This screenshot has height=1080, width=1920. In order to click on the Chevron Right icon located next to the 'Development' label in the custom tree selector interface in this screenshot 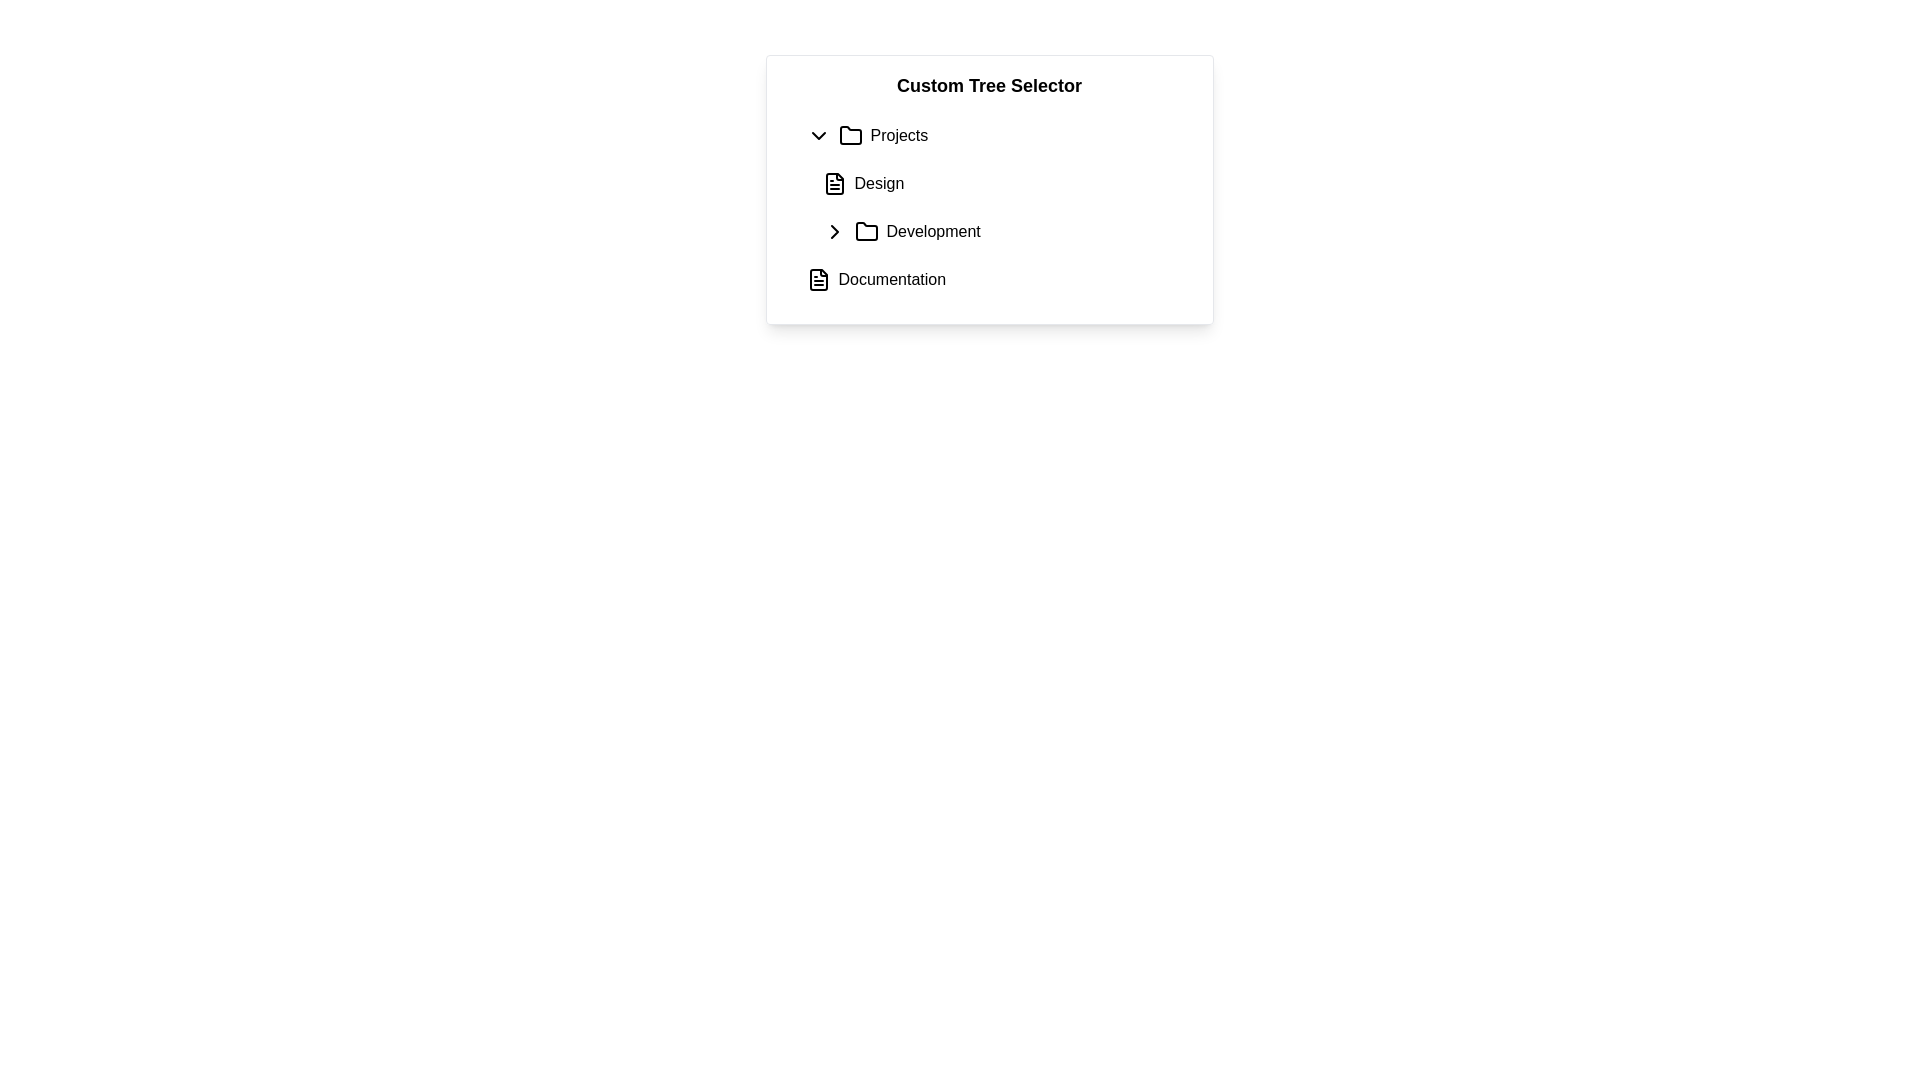, I will do `click(834, 230)`.